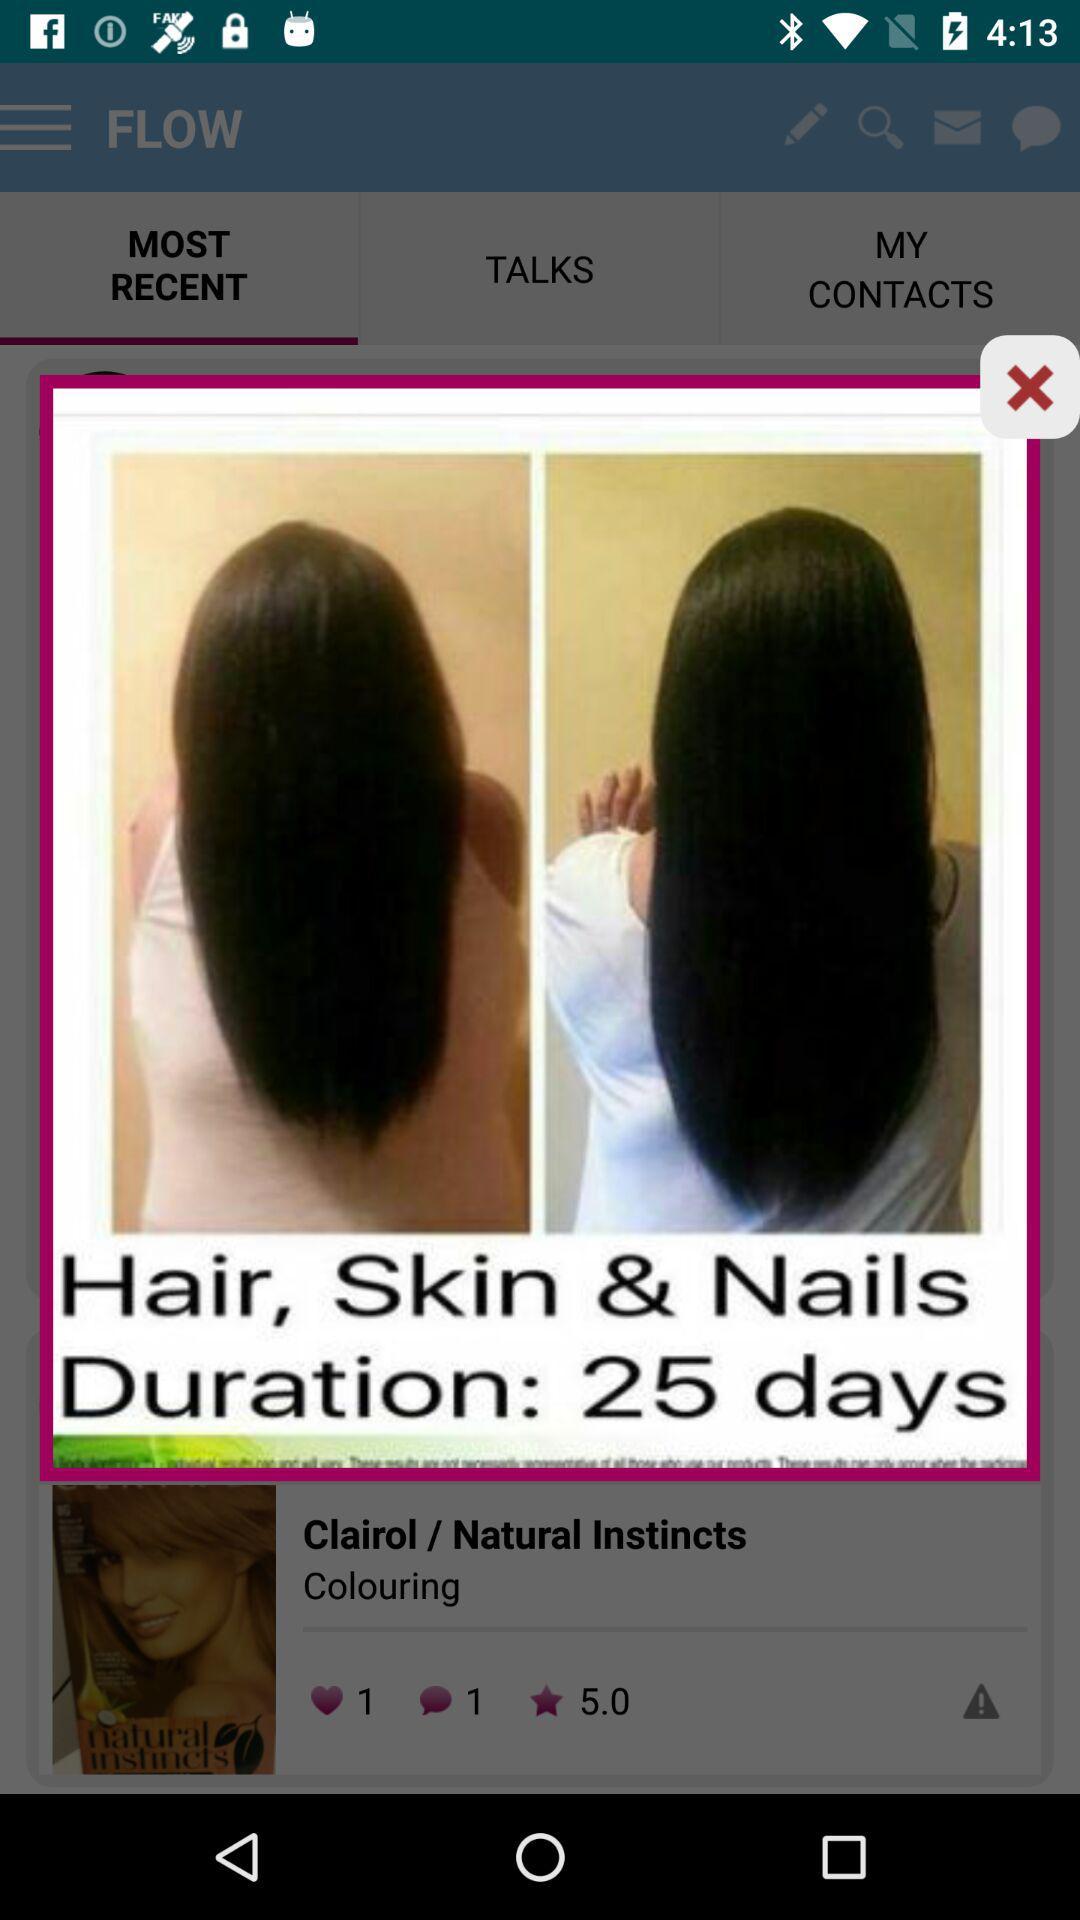  I want to click on the search icon, so click(879, 126).